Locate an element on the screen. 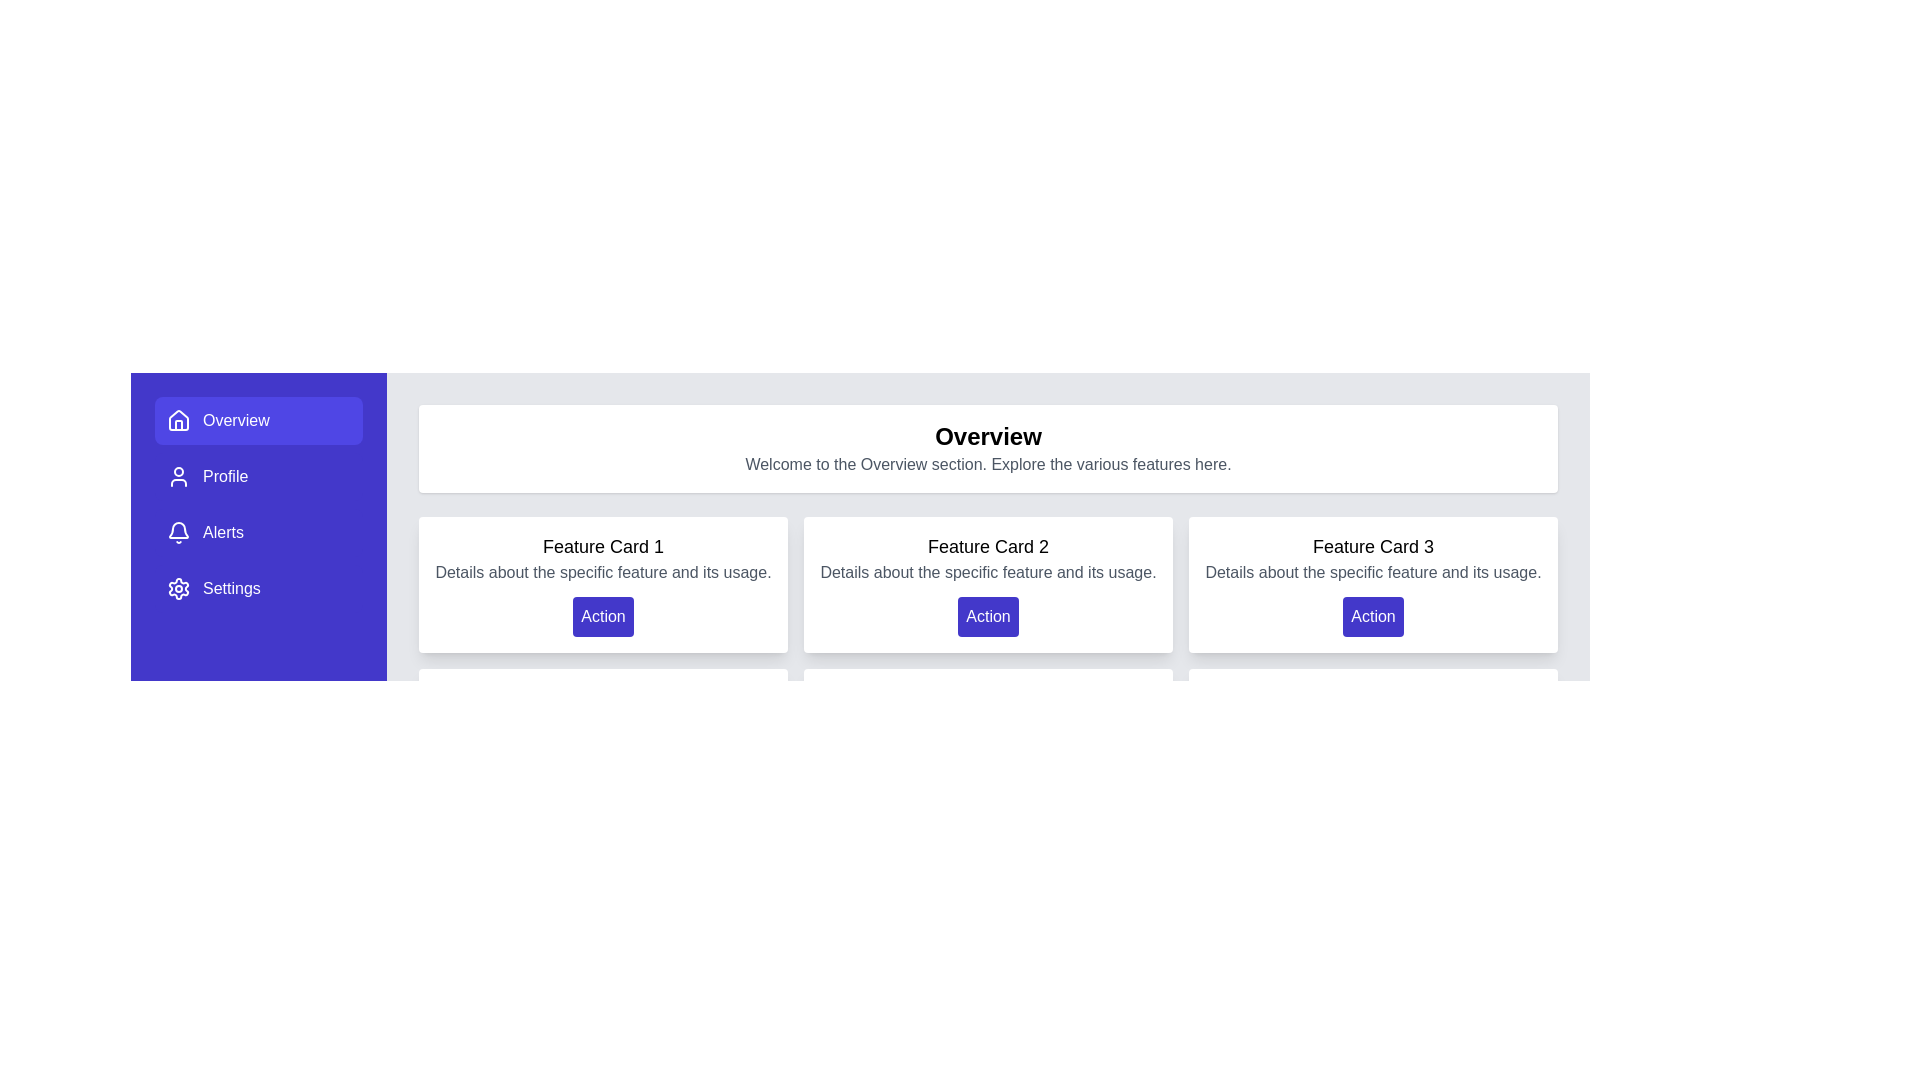 Image resolution: width=1920 pixels, height=1080 pixels. the static text label reading 'Details about the specific feature and its usage.' located below the title in 'Feature Card 3.' is located at coordinates (1372, 573).